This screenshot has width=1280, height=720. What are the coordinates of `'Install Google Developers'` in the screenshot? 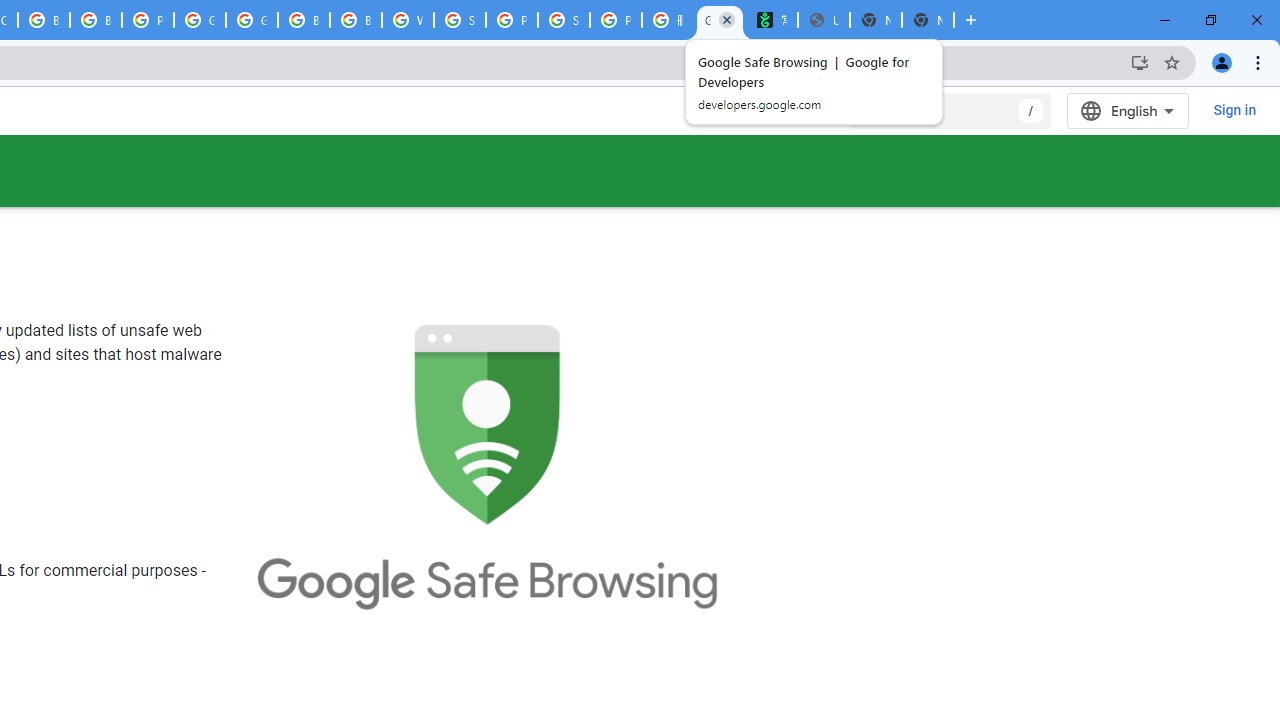 It's located at (1139, 61).